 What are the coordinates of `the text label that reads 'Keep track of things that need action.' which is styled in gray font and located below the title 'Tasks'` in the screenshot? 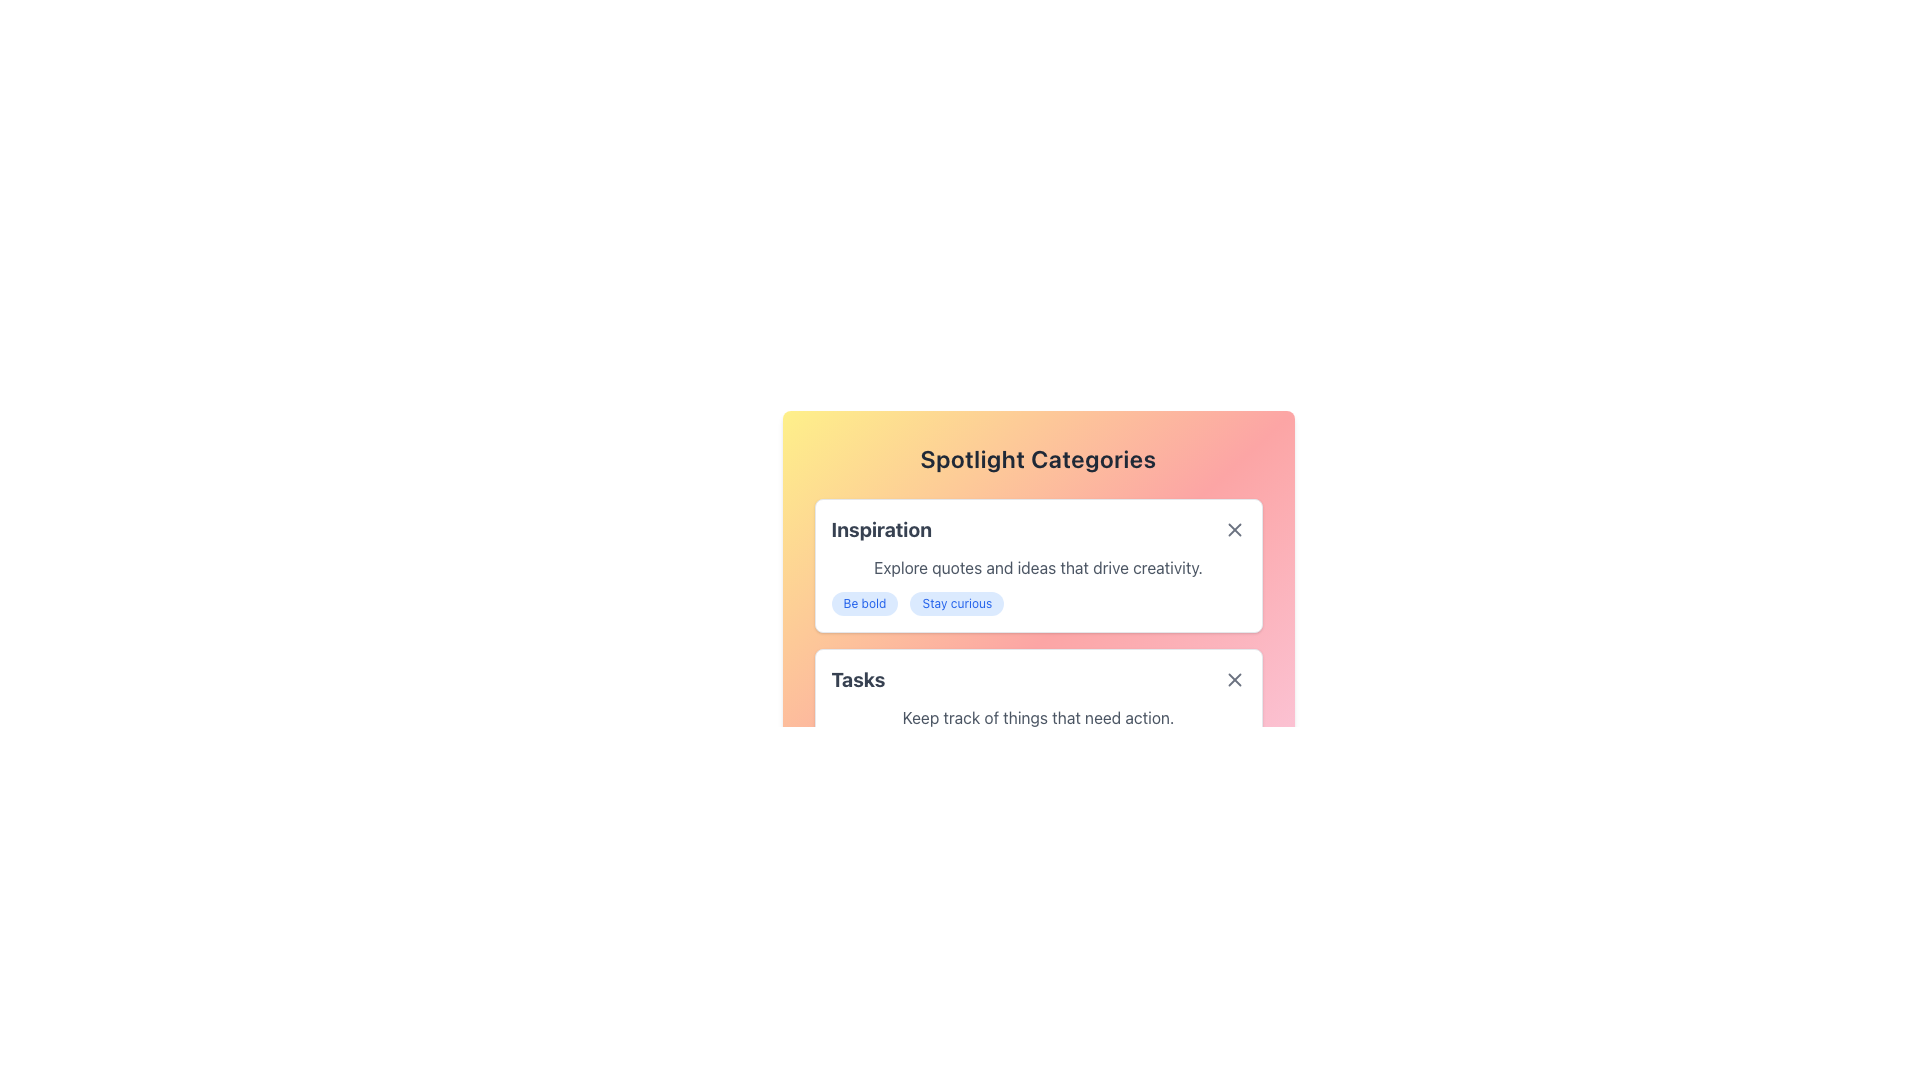 It's located at (1038, 716).